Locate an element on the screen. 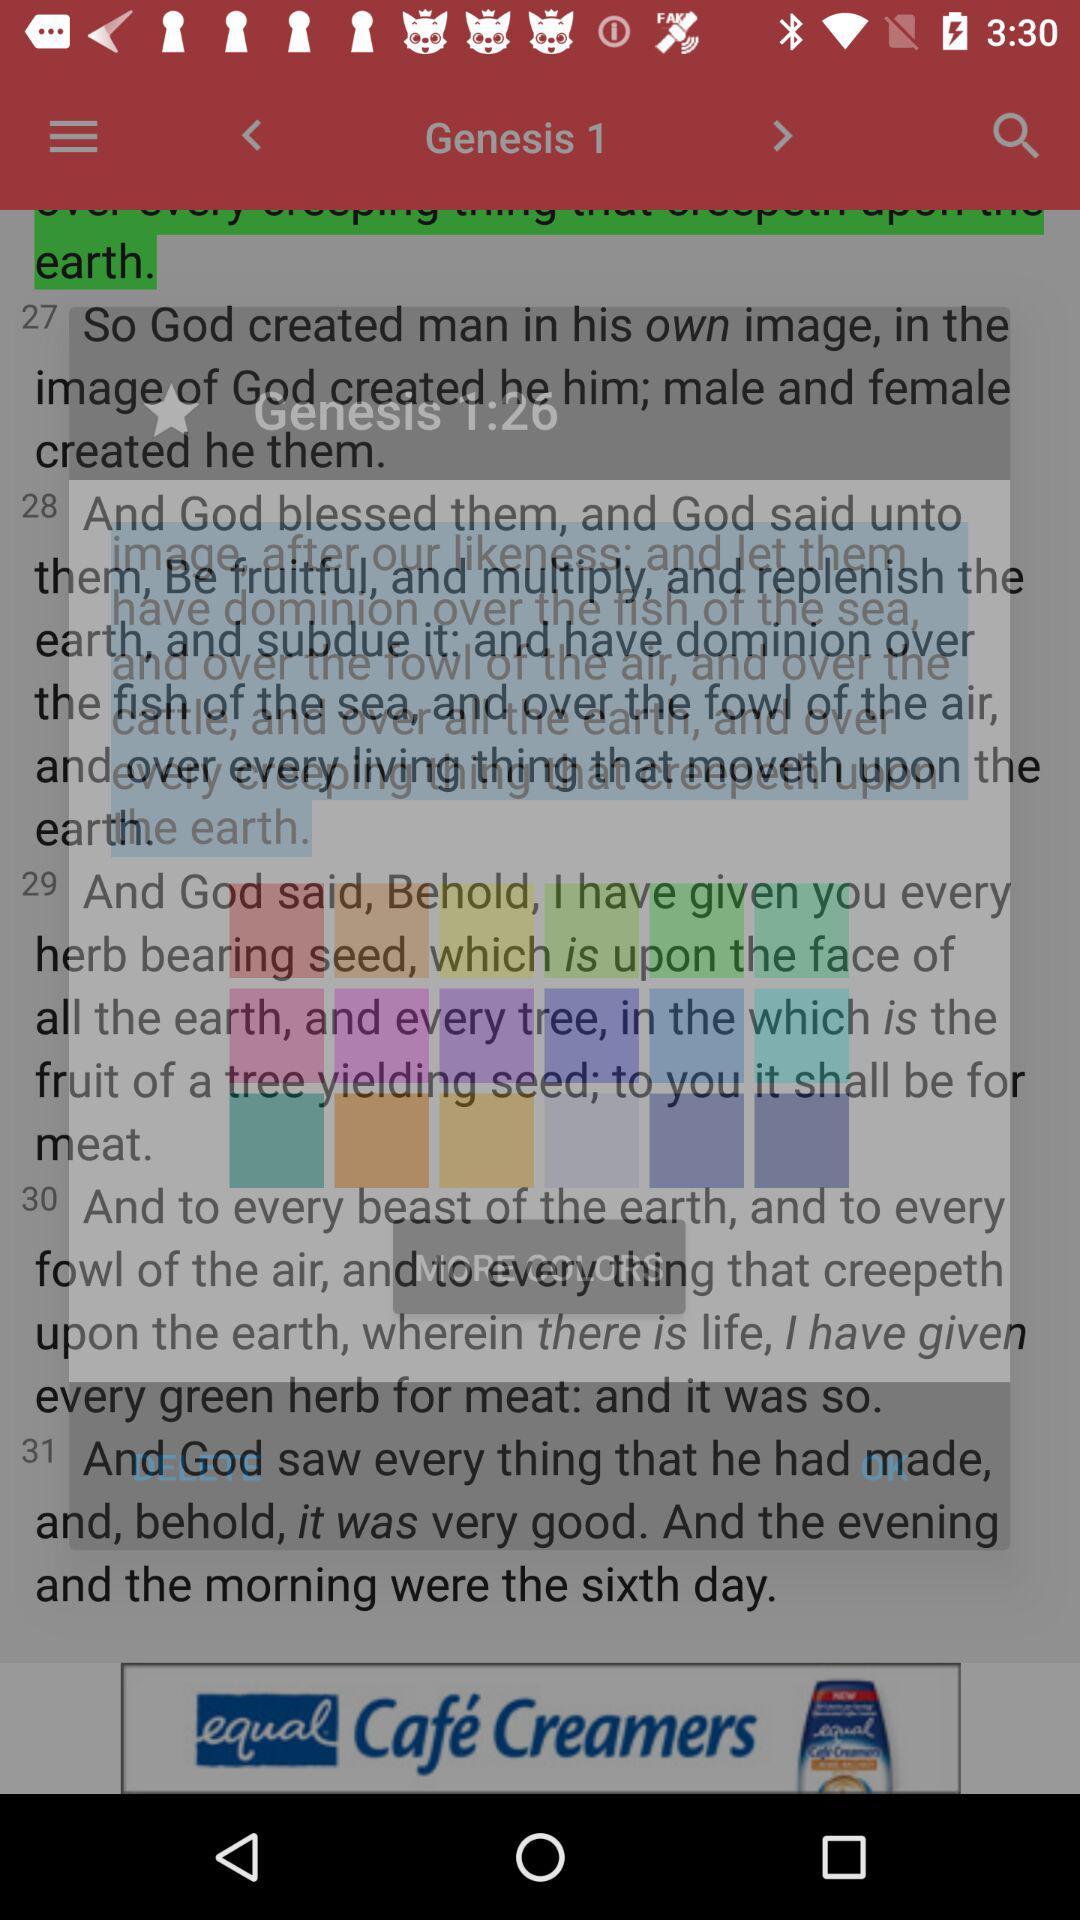 The height and width of the screenshot is (1920, 1080). the arrow which is towards left and is on the left side of genesis 1 is located at coordinates (250, 135).